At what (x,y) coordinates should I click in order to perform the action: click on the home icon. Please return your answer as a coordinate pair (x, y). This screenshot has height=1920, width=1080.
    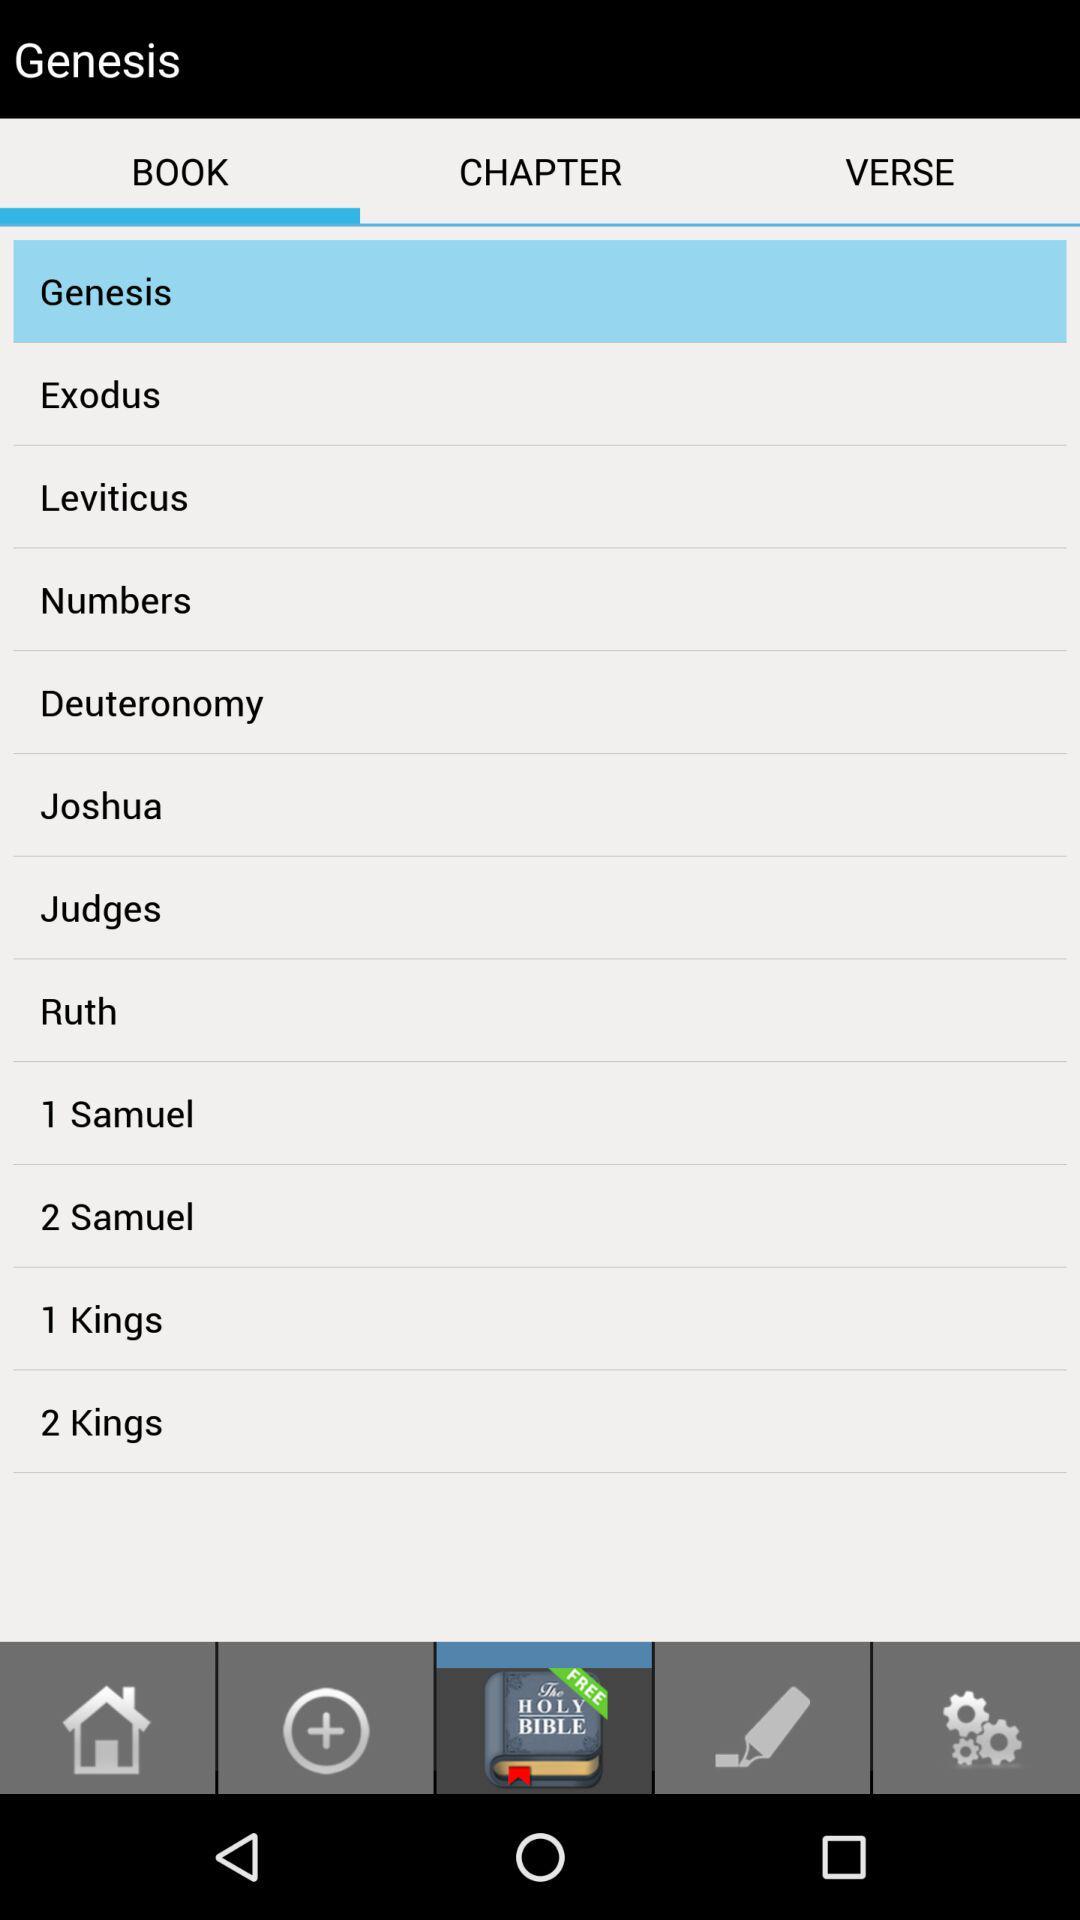
    Looking at the image, I should click on (107, 1851).